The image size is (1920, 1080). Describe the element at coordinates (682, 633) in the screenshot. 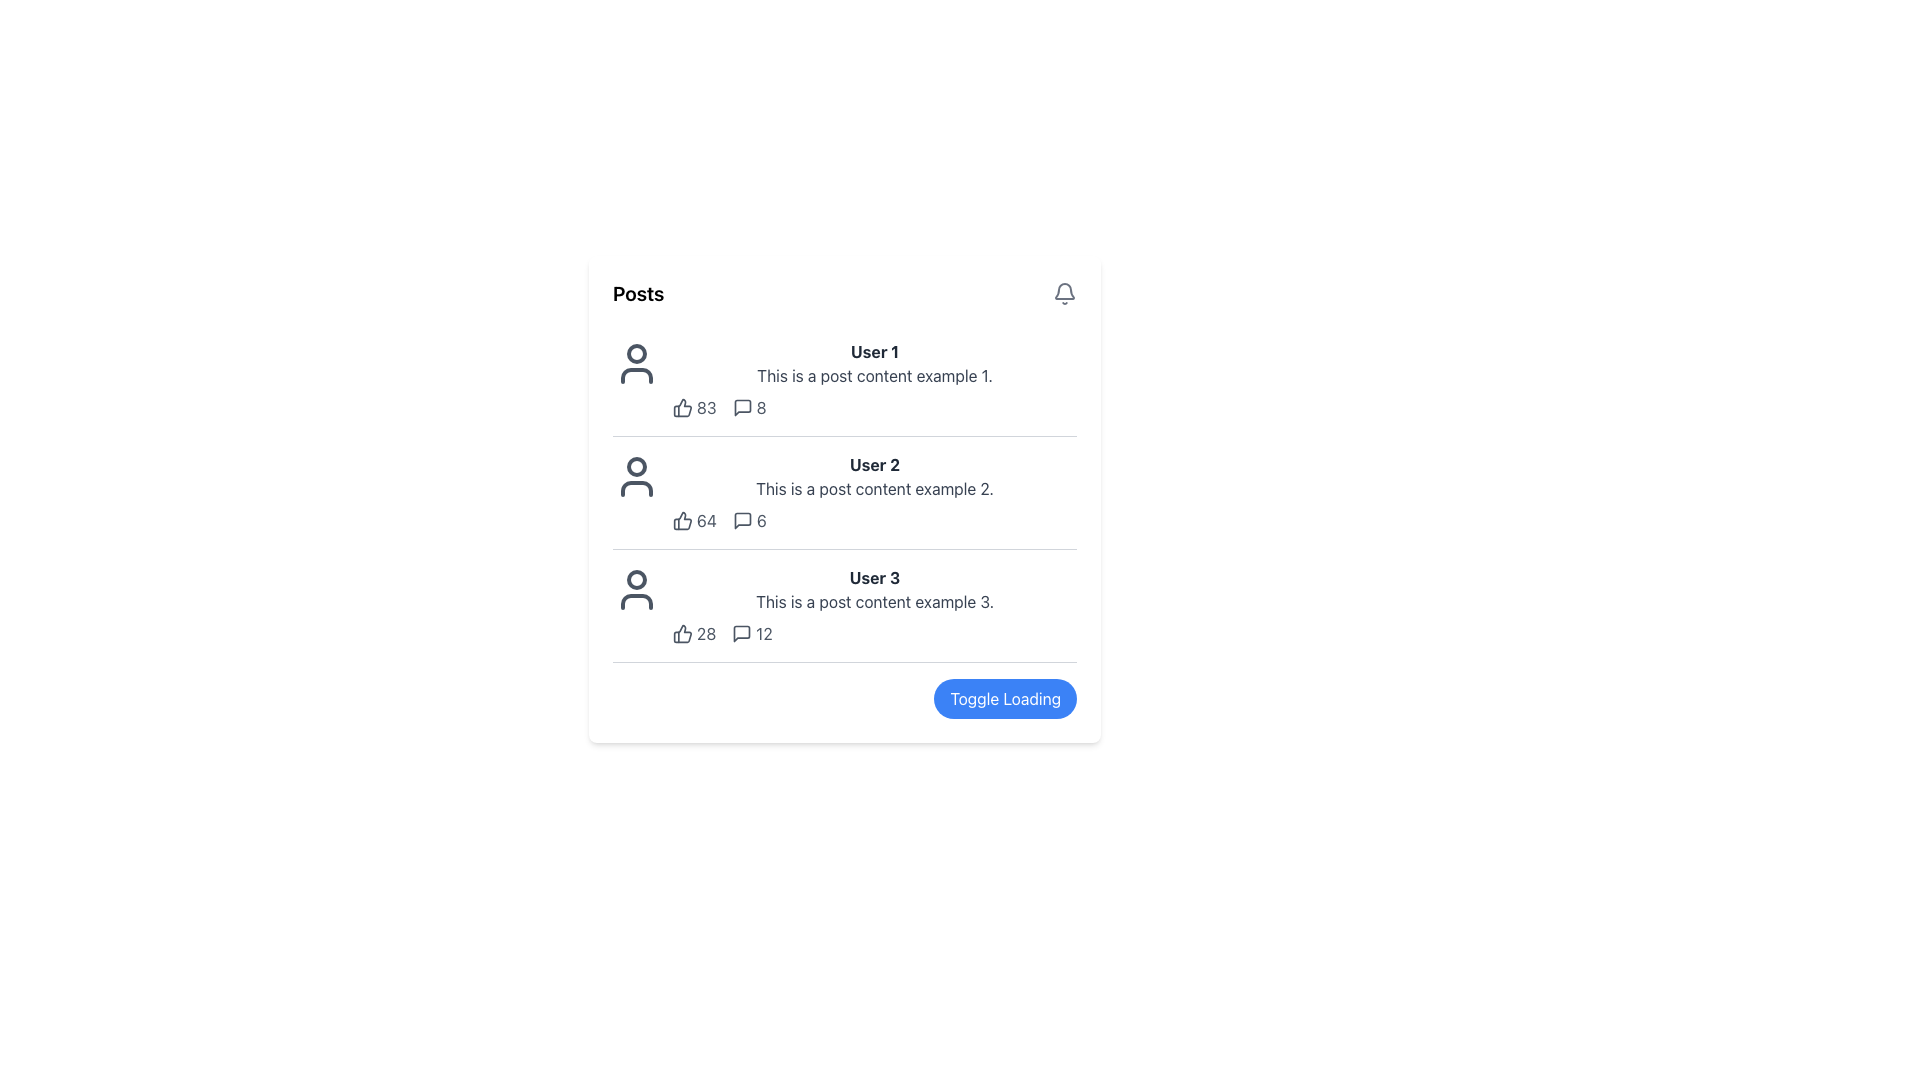

I see `the gray thumbs-up icon next to the number '28' in the third post to register a 'like'` at that location.